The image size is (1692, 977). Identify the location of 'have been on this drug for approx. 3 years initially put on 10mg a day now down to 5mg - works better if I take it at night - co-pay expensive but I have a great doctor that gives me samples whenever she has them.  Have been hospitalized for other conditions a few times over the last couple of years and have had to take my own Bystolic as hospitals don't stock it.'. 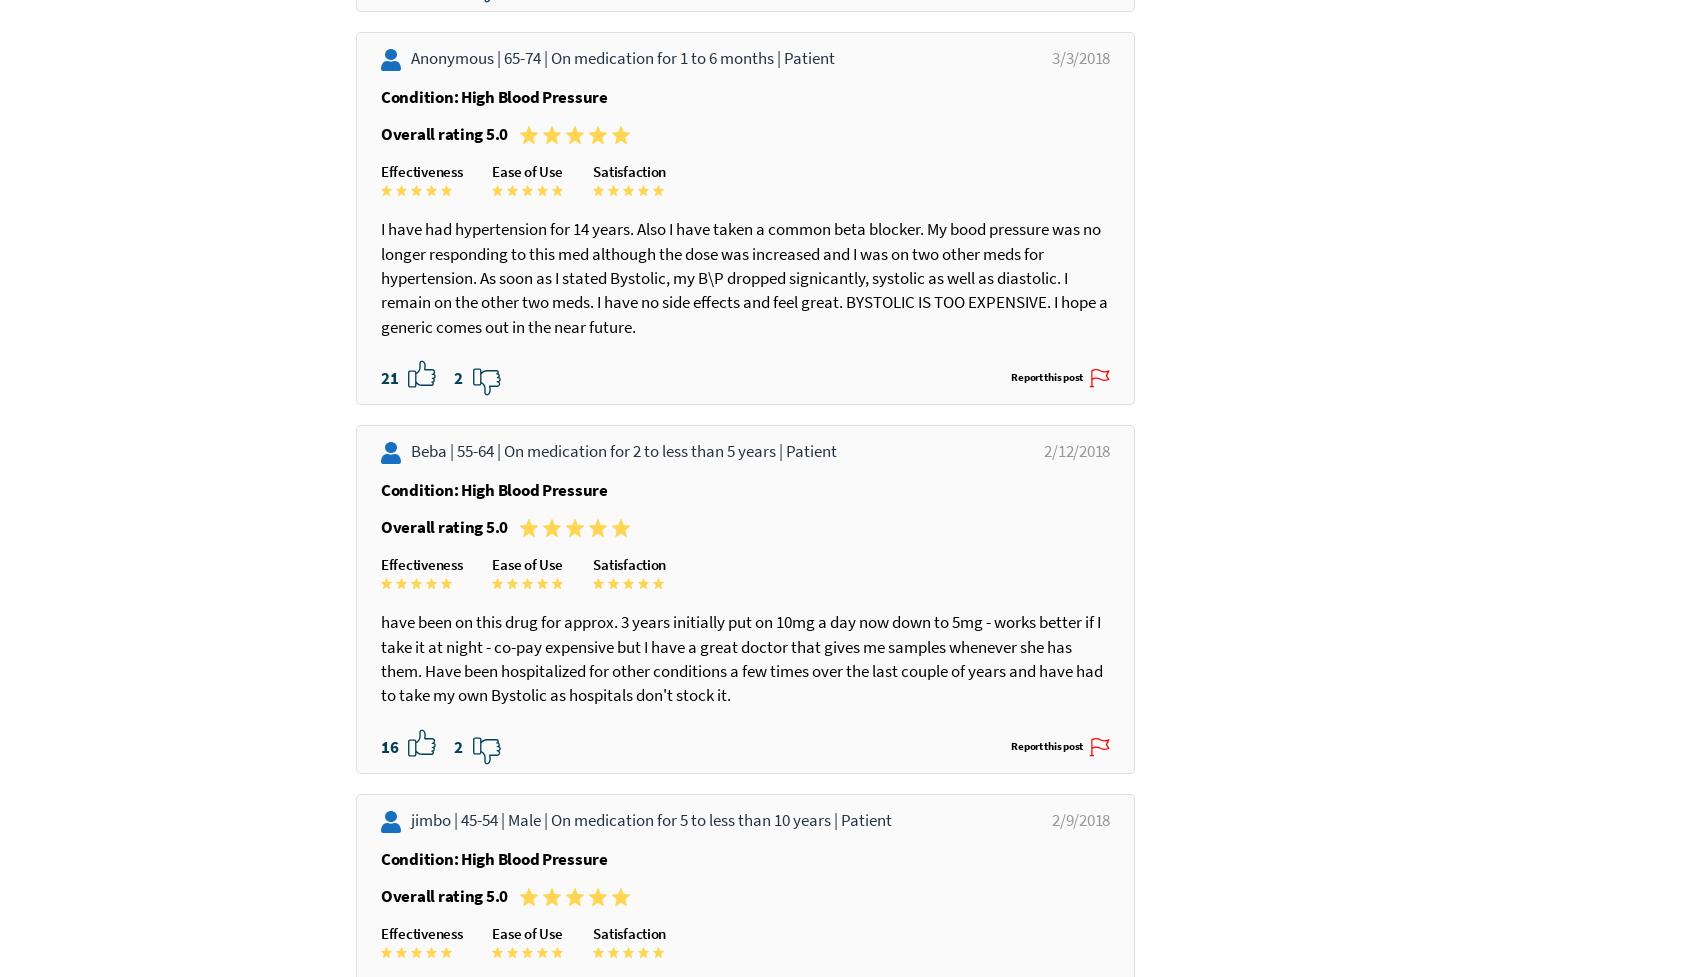
(381, 827).